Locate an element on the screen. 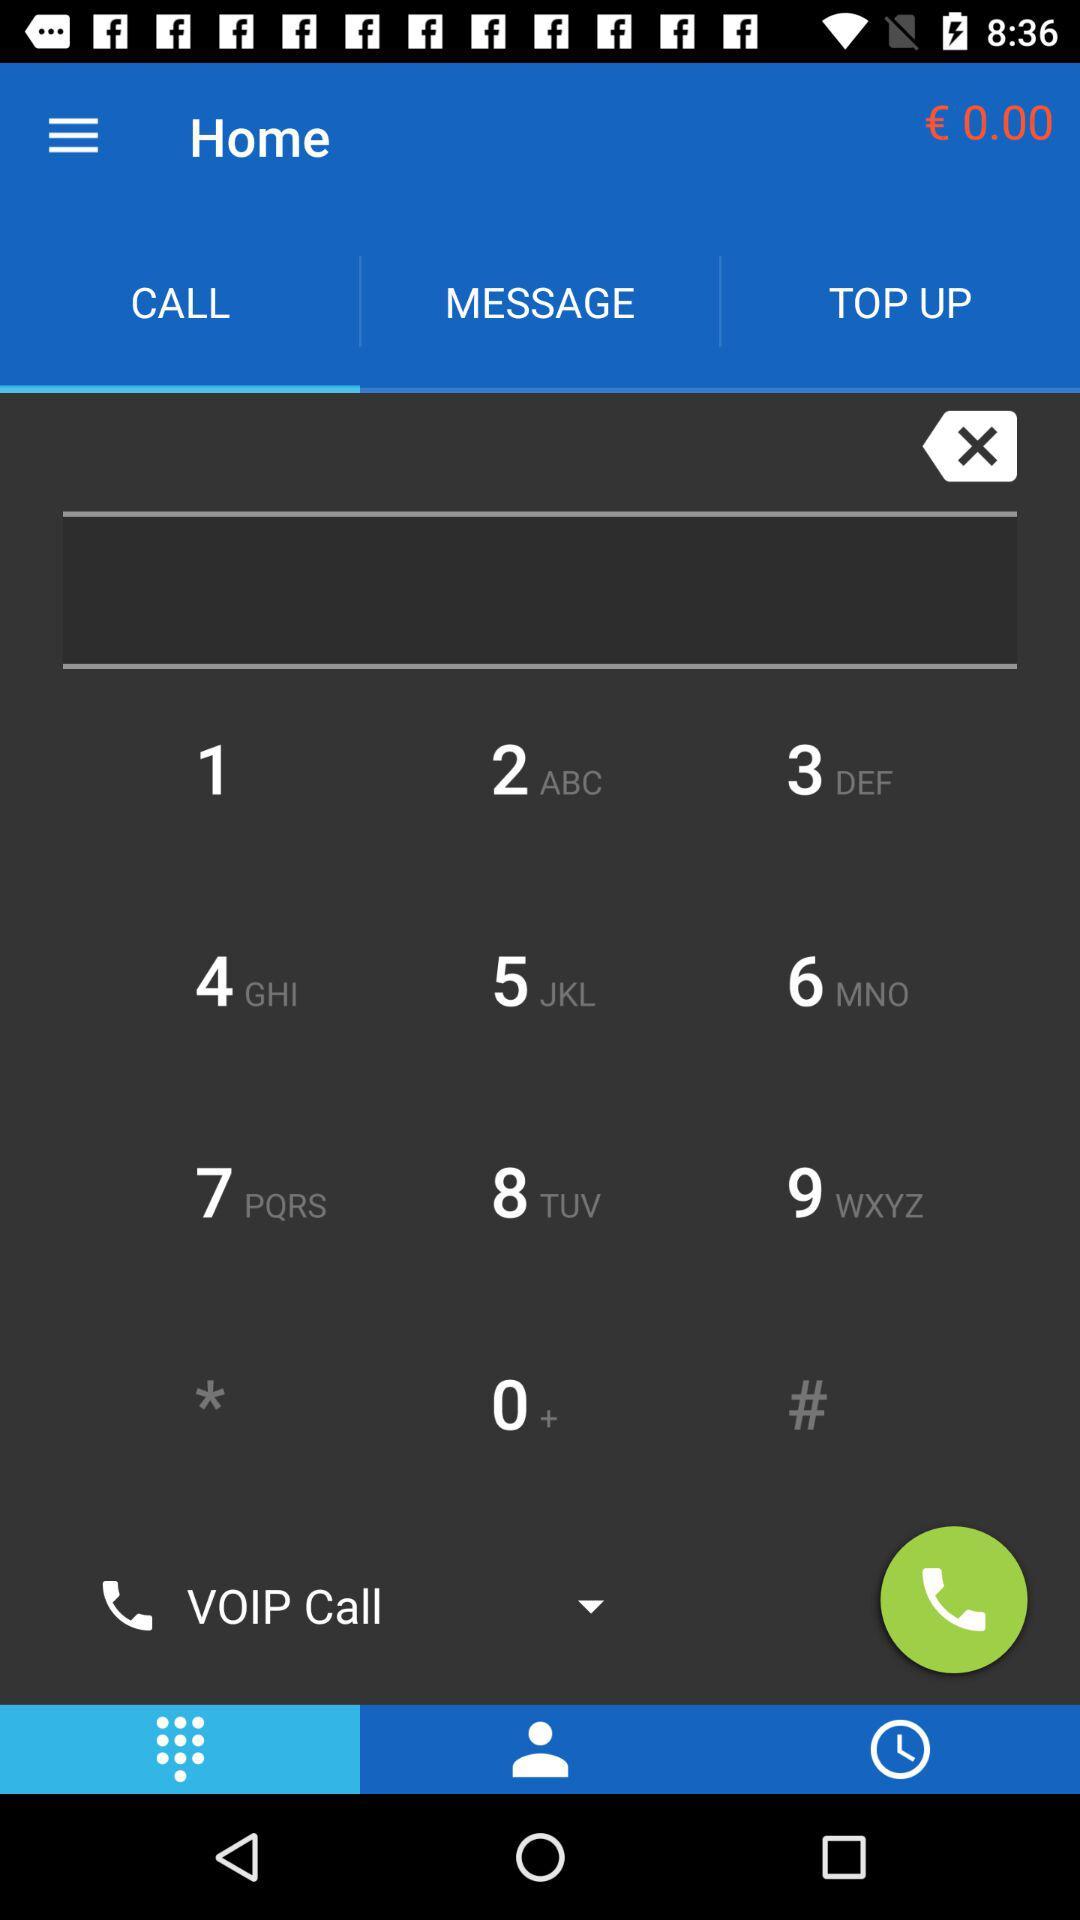 The height and width of the screenshot is (1920, 1080). the top up is located at coordinates (898, 300).